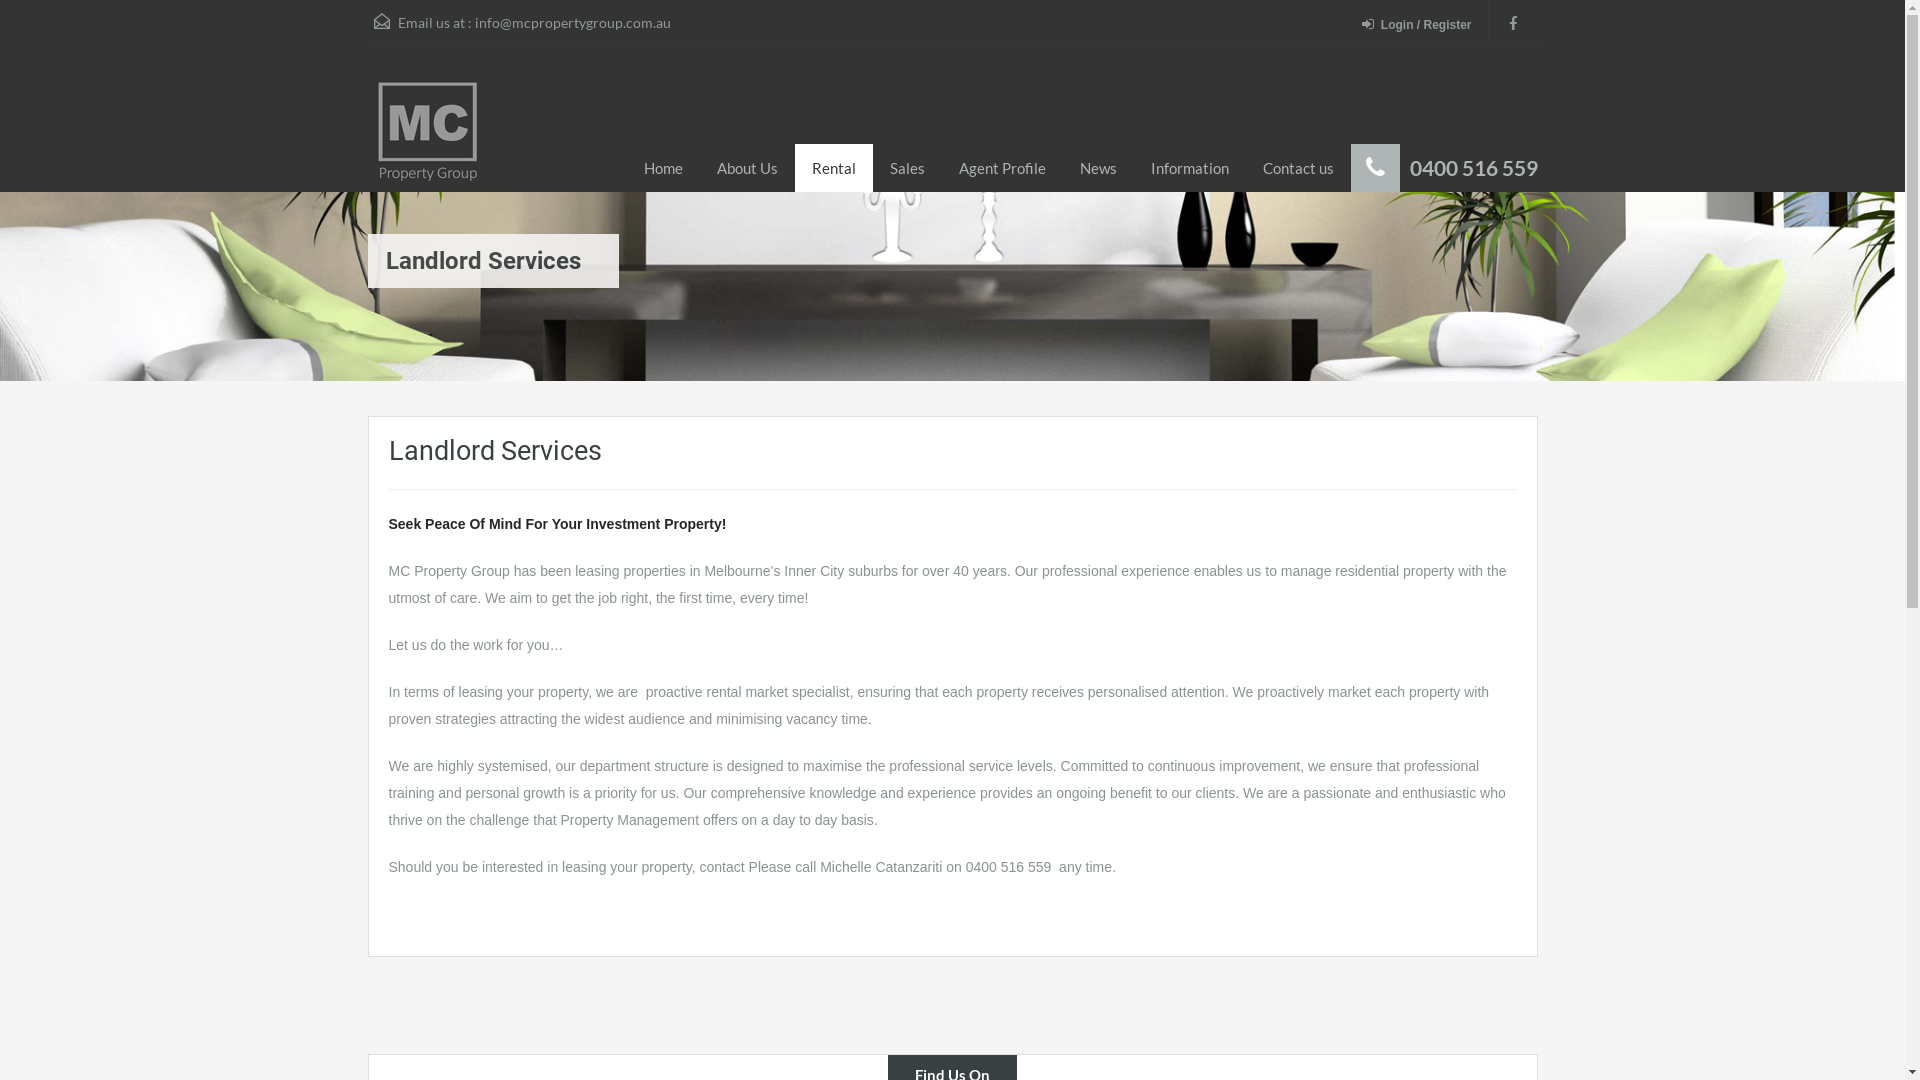 The width and height of the screenshot is (1920, 1080). Describe the element at coordinates (1002, 167) in the screenshot. I see `'Agent Profile'` at that location.